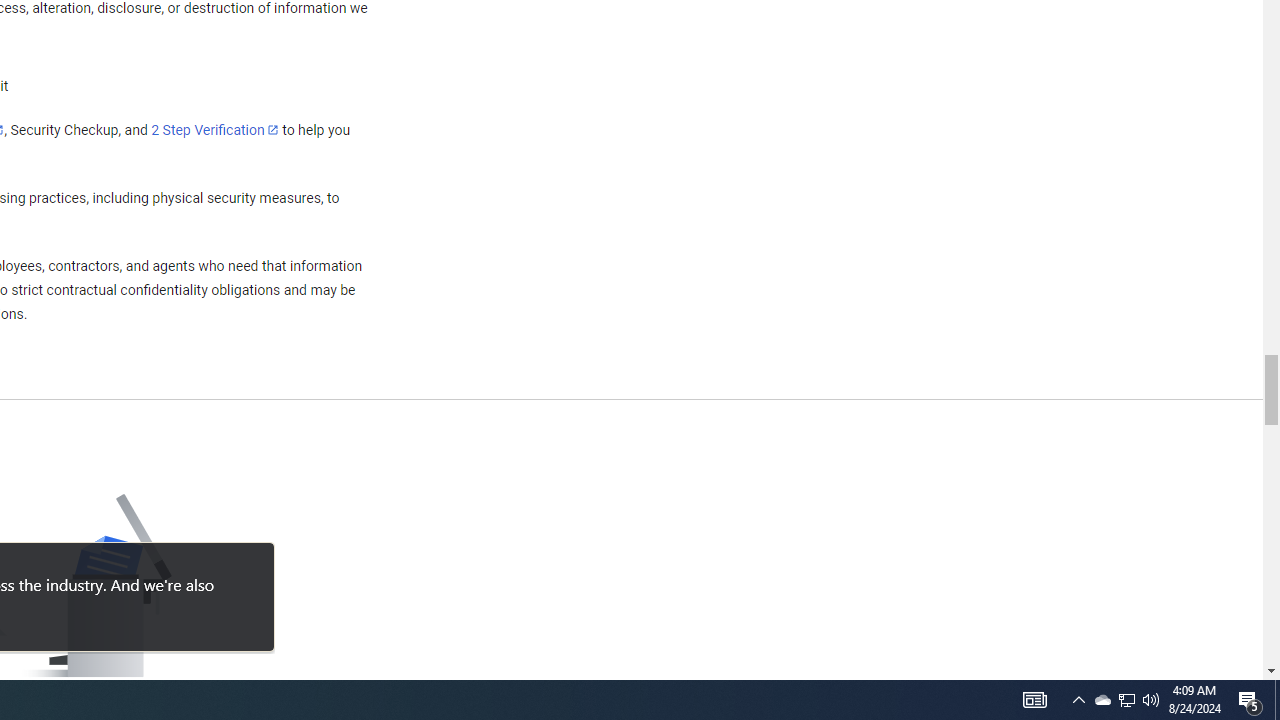 The image size is (1280, 720). What do you see at coordinates (215, 129) in the screenshot?
I see `'2 Step Verification'` at bounding box center [215, 129].